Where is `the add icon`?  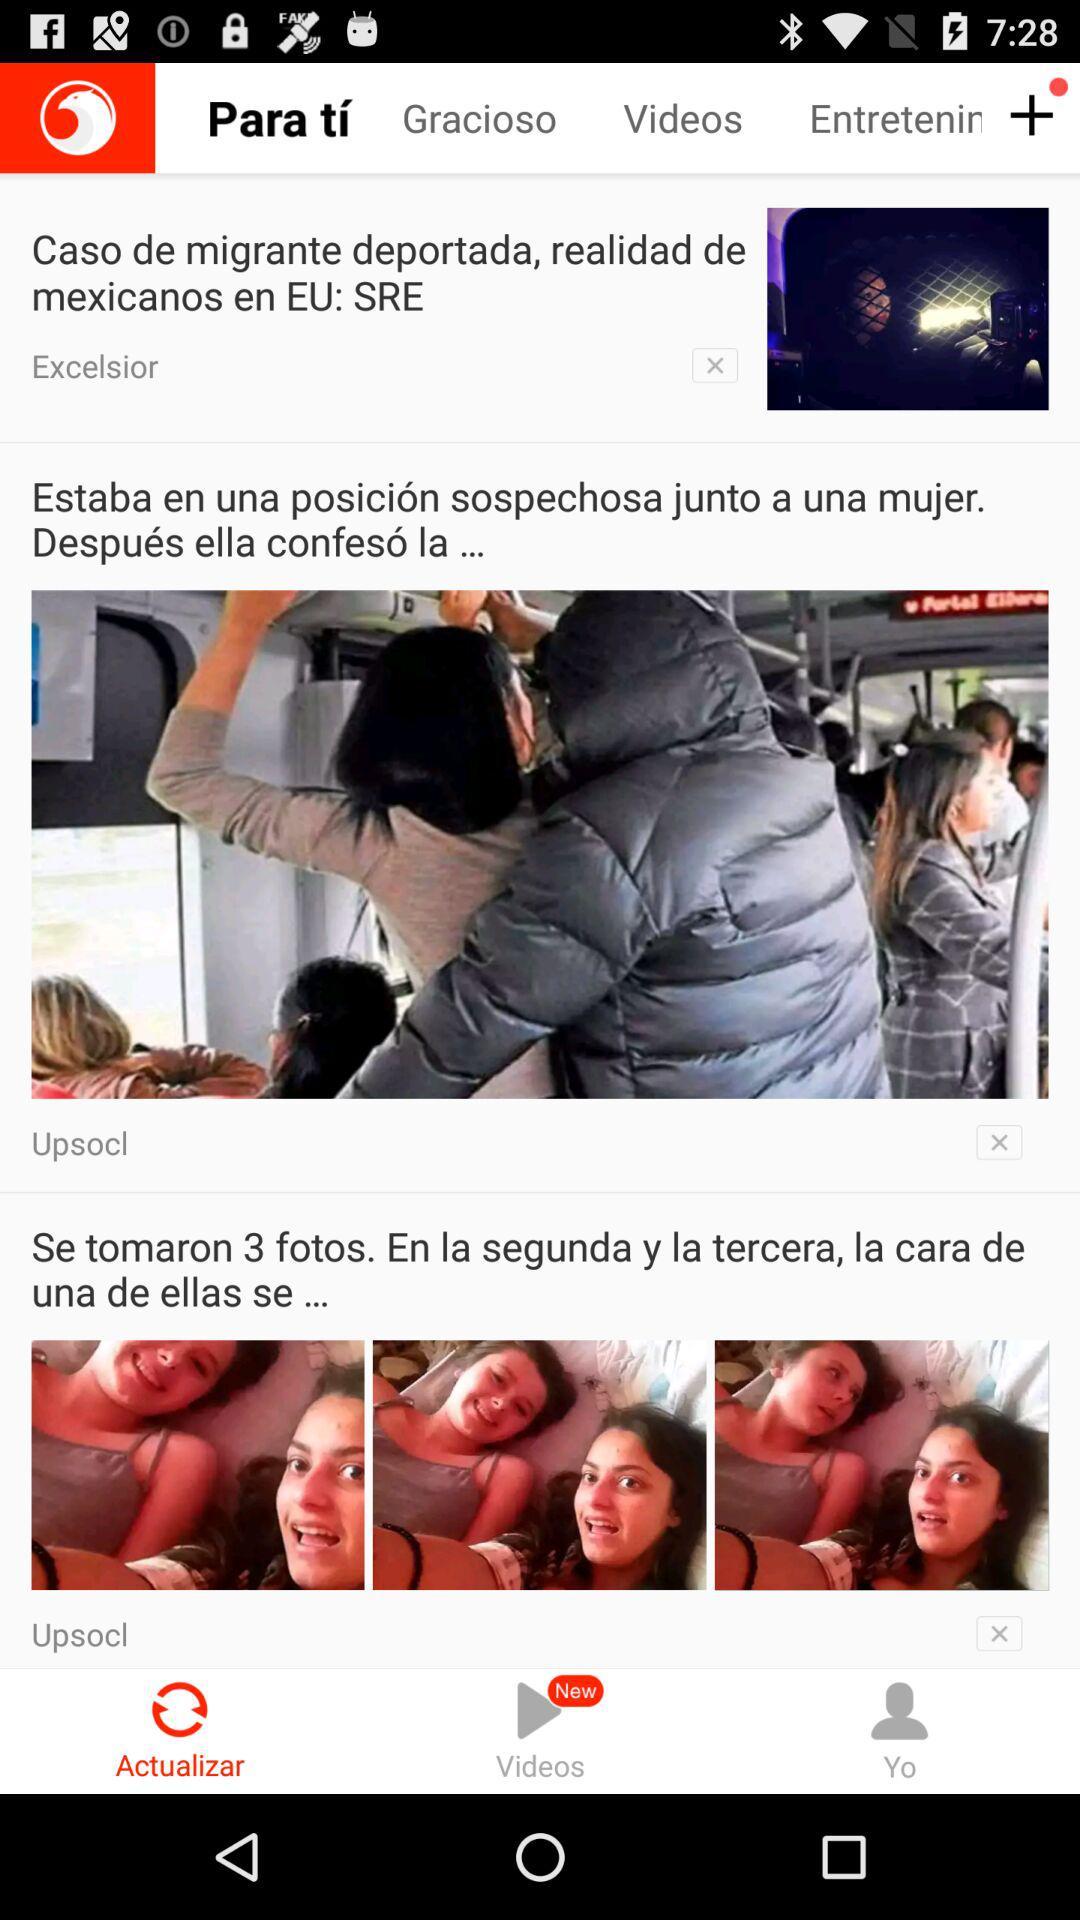
the add icon is located at coordinates (1028, 123).